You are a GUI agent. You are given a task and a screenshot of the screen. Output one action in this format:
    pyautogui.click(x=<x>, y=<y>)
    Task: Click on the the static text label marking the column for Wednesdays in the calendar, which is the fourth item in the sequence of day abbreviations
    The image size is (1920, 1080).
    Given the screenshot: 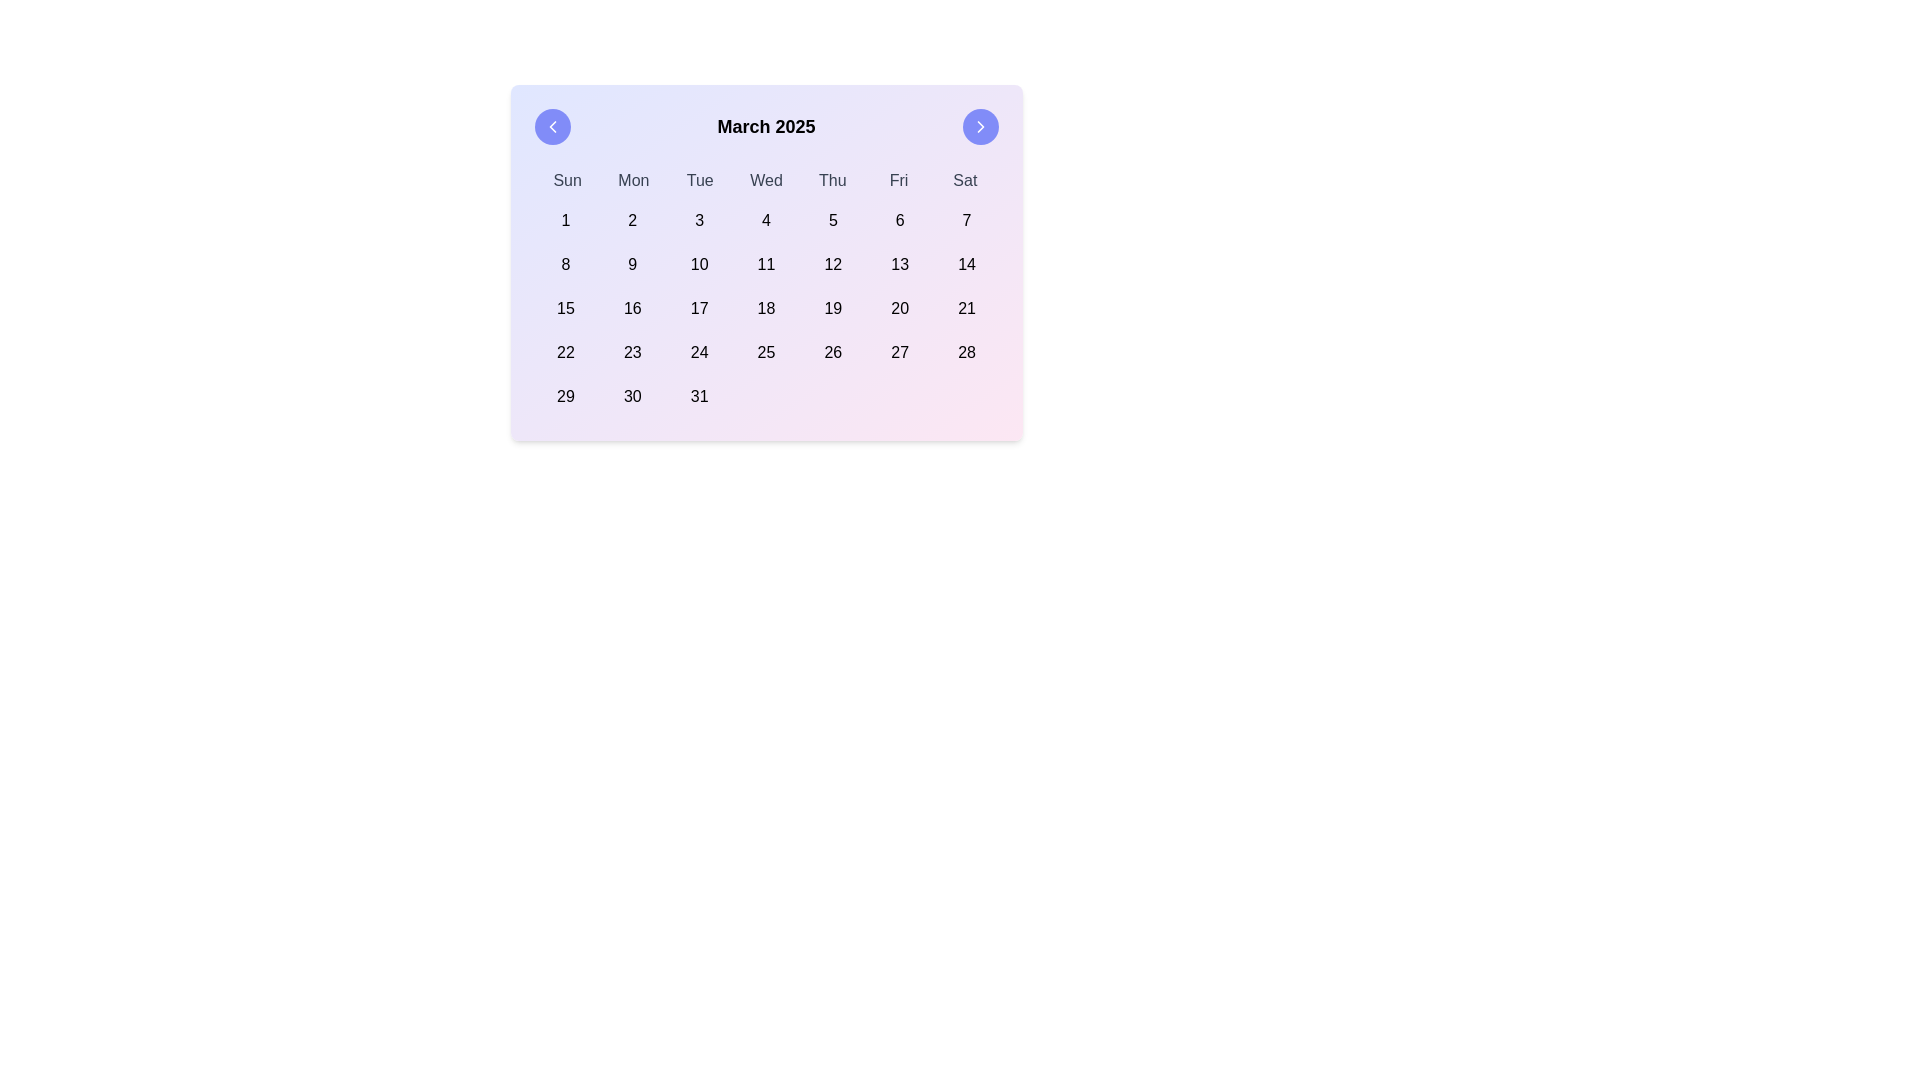 What is the action you would take?
    pyautogui.click(x=765, y=181)
    